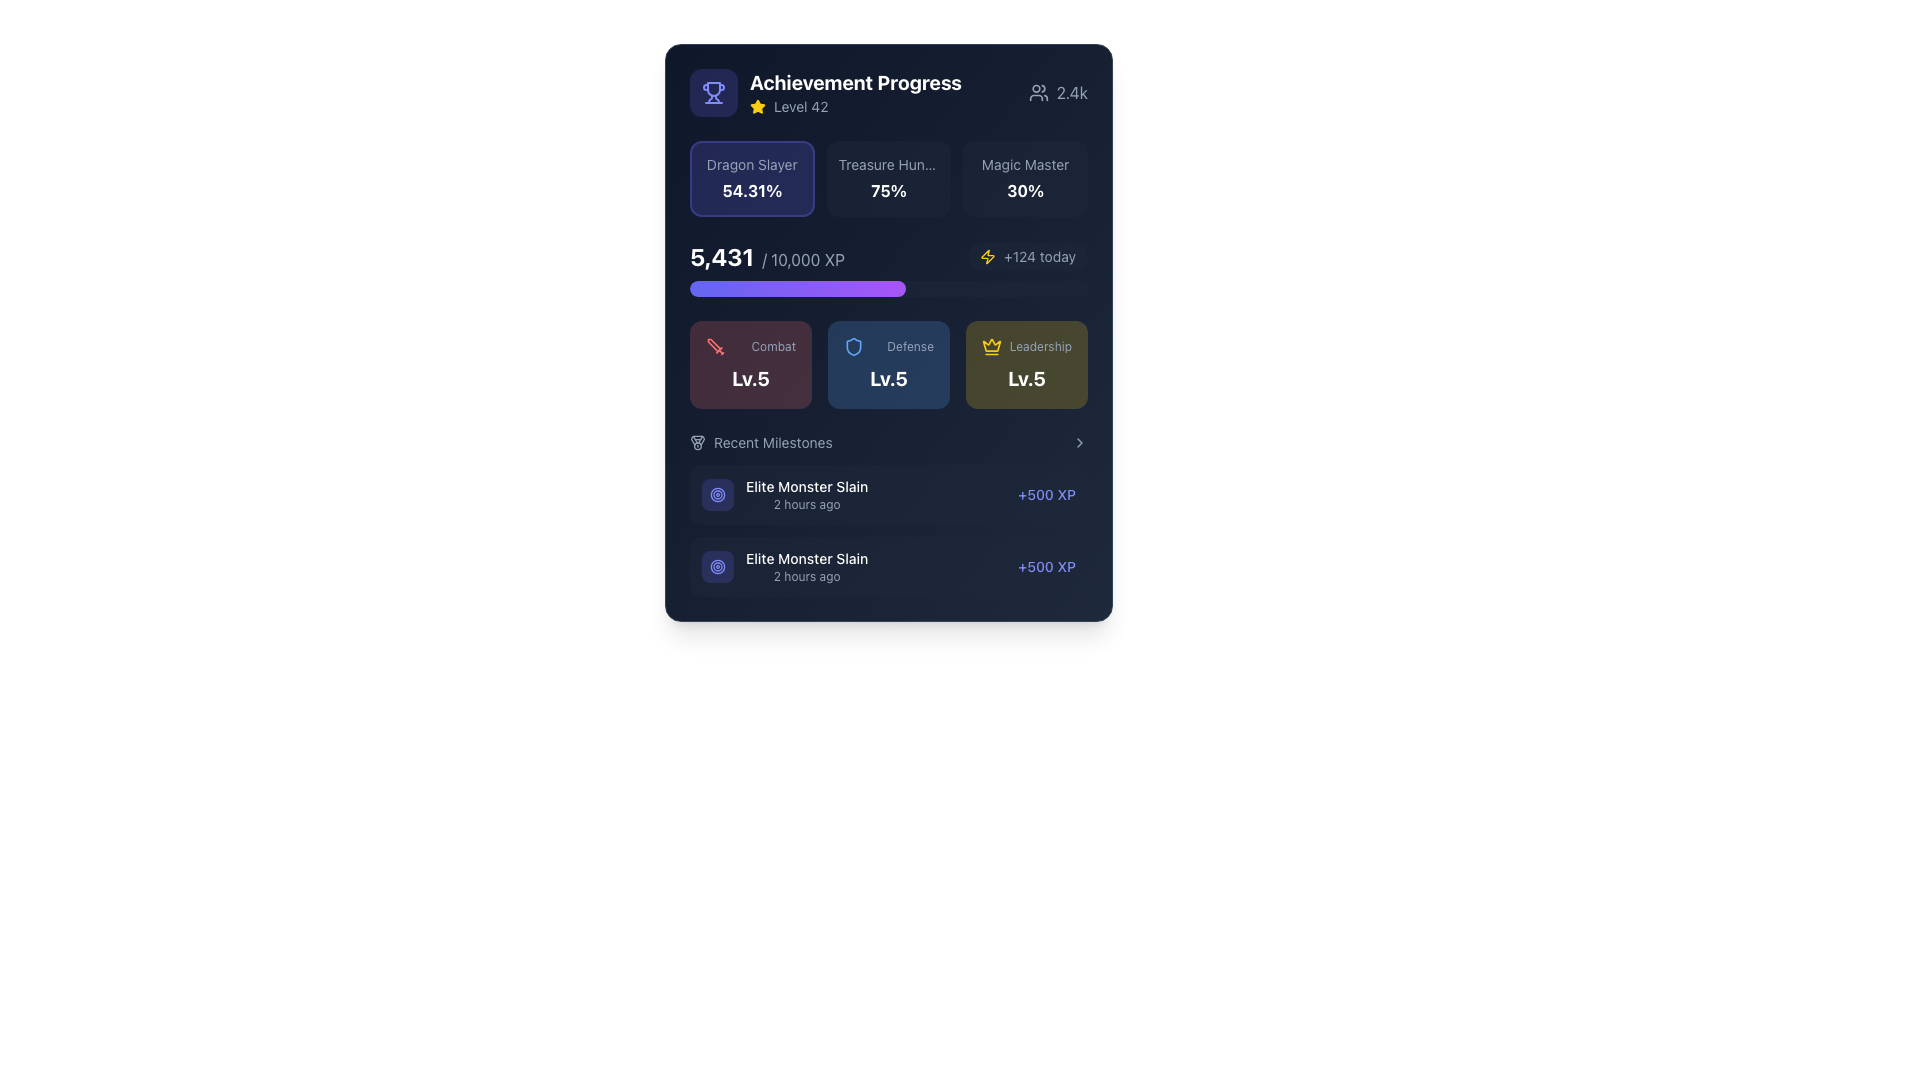 Image resolution: width=1920 pixels, height=1080 pixels. I want to click on the shield-shaped icon with a blue outline located to the left of the 'Defense' text in the middle column of the main card's second row, so click(854, 346).